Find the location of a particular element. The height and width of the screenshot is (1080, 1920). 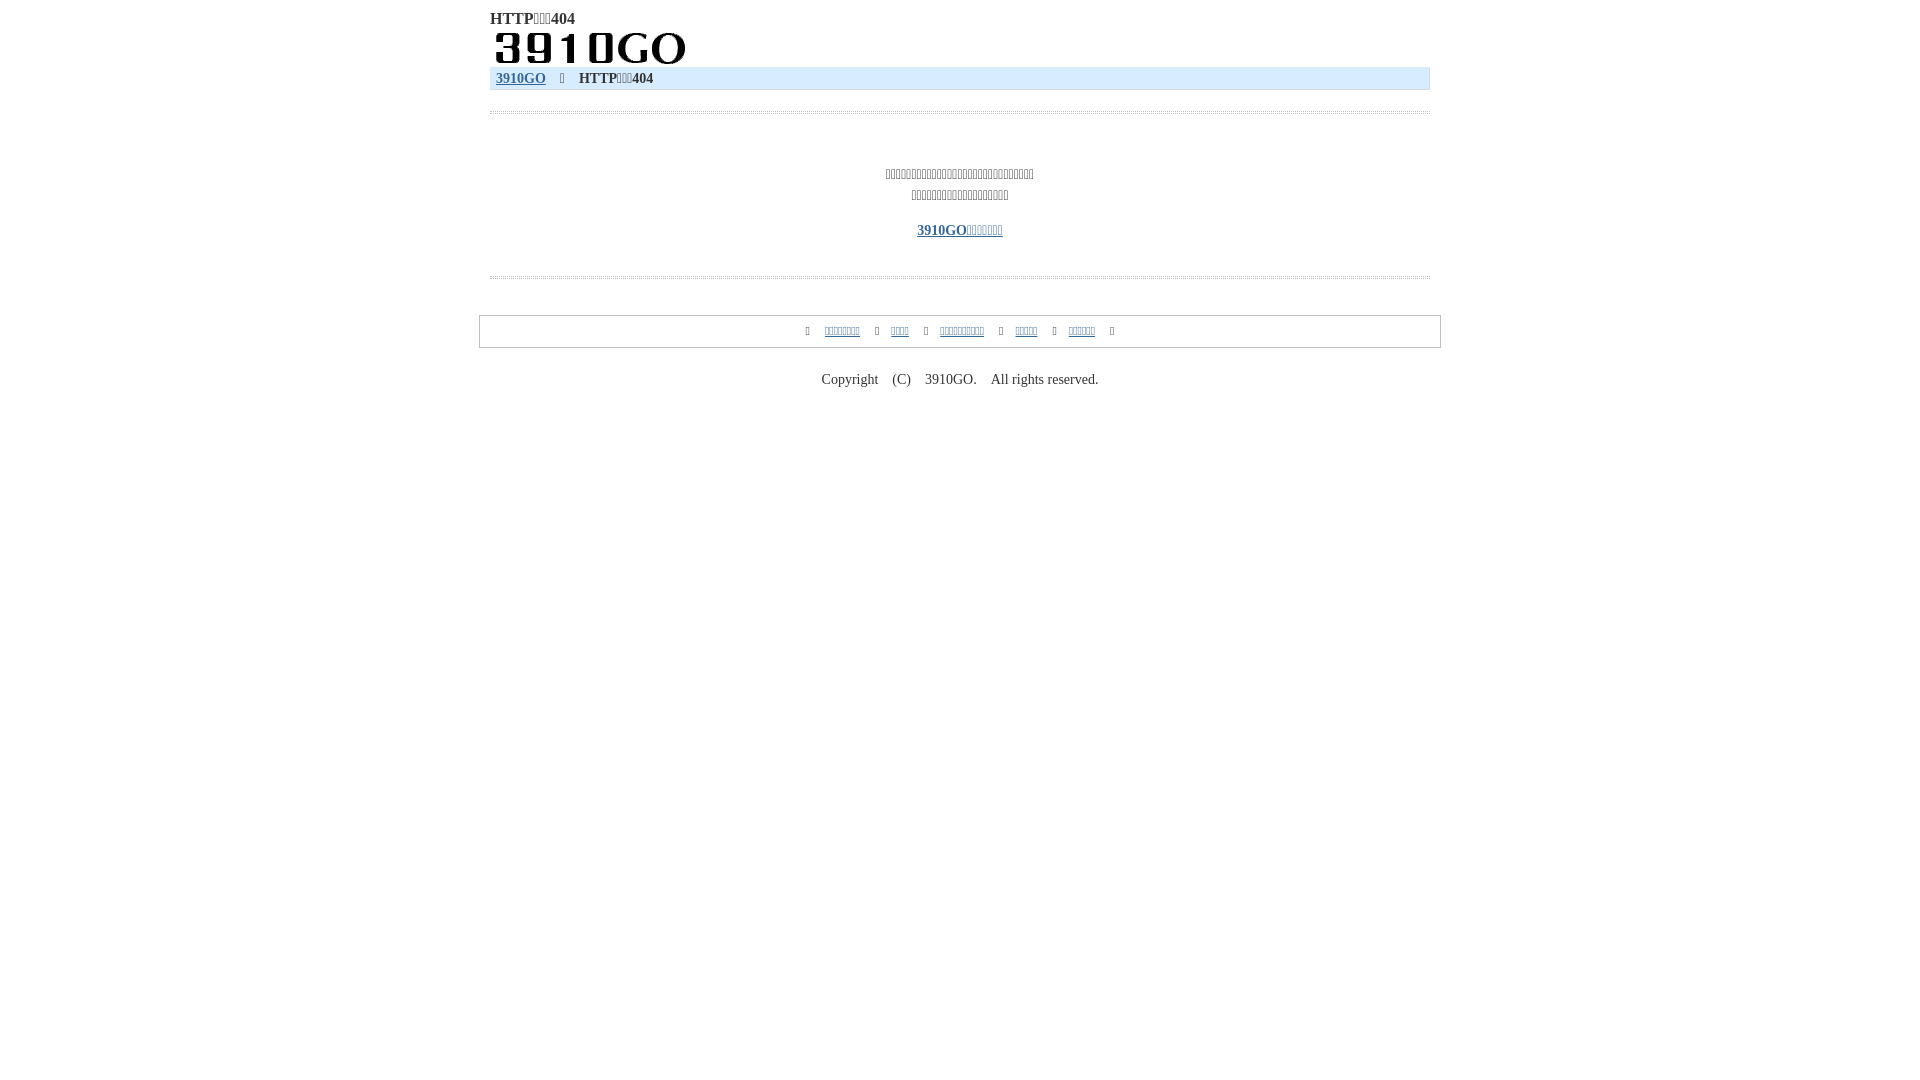

'3910GO' is located at coordinates (495, 77).